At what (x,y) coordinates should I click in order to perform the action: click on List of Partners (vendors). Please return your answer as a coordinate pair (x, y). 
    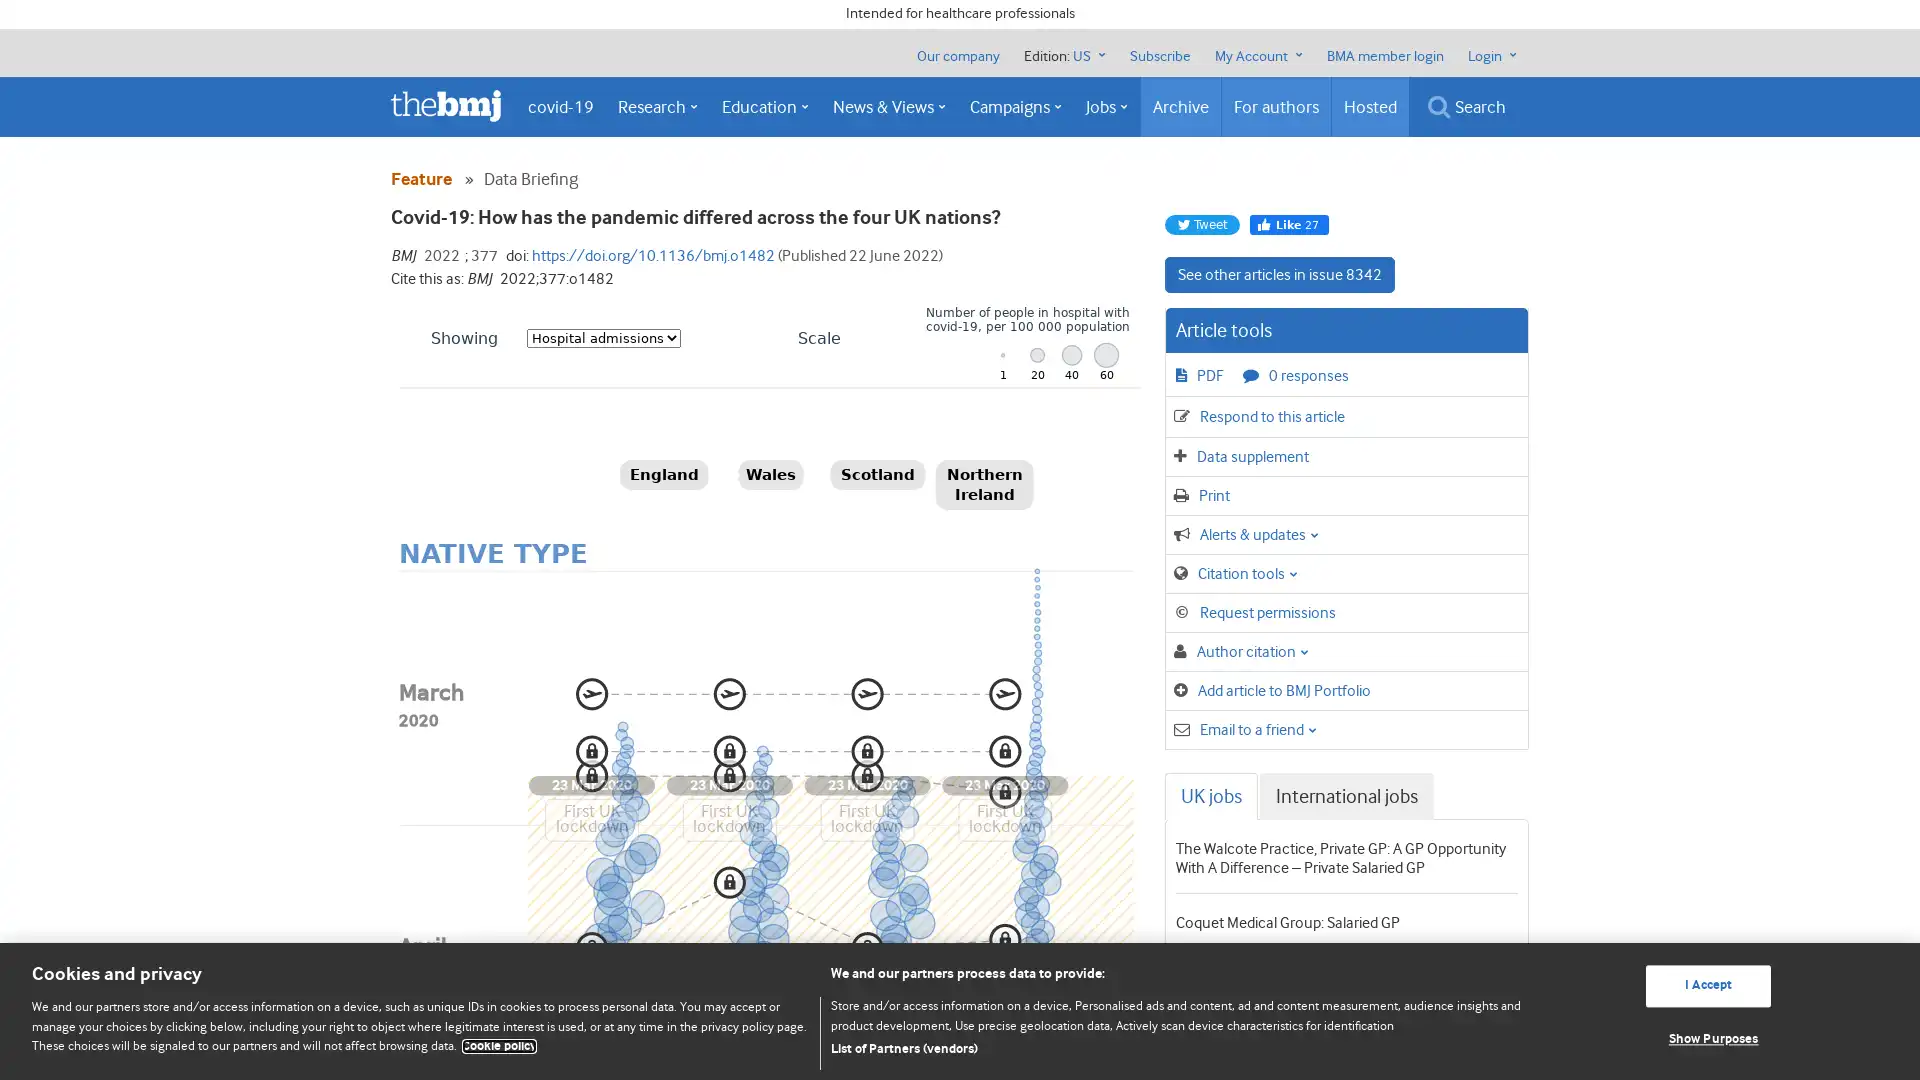
    Looking at the image, I should click on (1180, 1048).